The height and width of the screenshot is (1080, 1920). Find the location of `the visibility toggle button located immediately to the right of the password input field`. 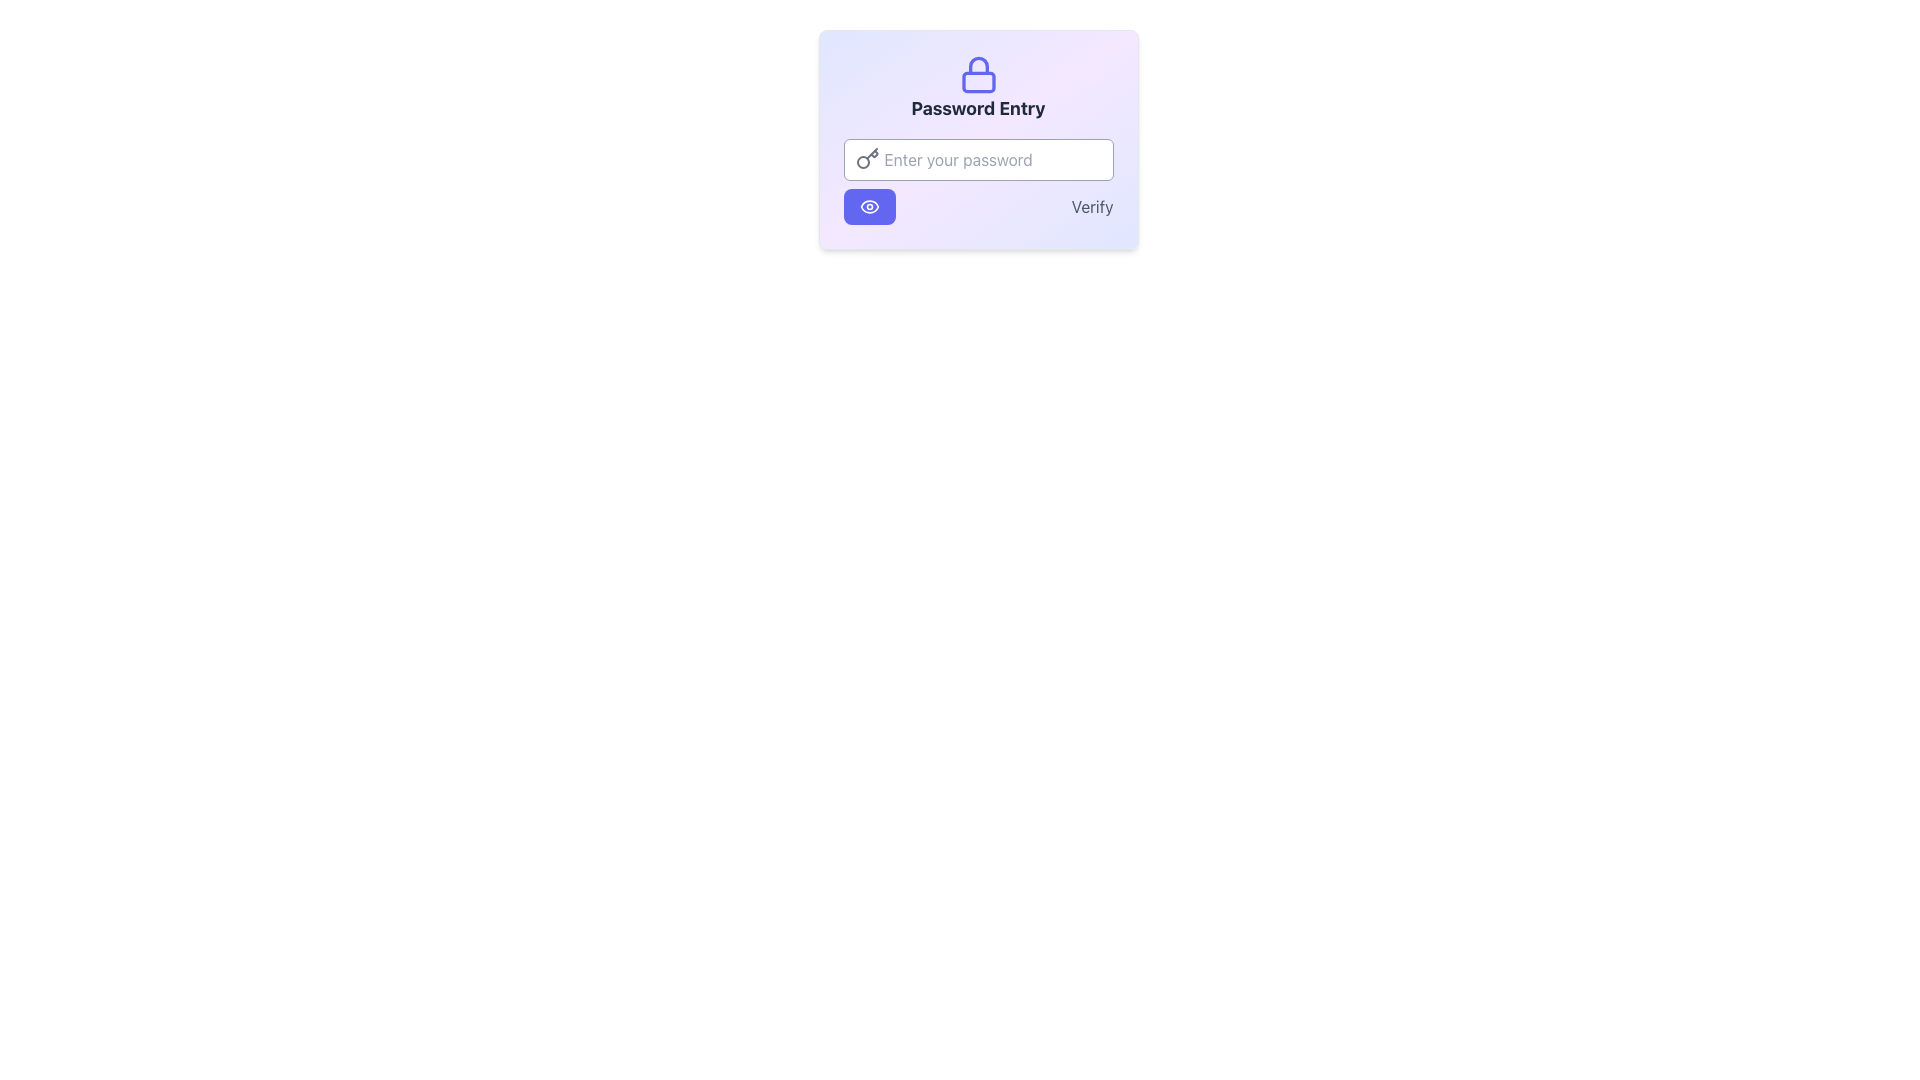

the visibility toggle button located immediately to the right of the password input field is located at coordinates (869, 207).